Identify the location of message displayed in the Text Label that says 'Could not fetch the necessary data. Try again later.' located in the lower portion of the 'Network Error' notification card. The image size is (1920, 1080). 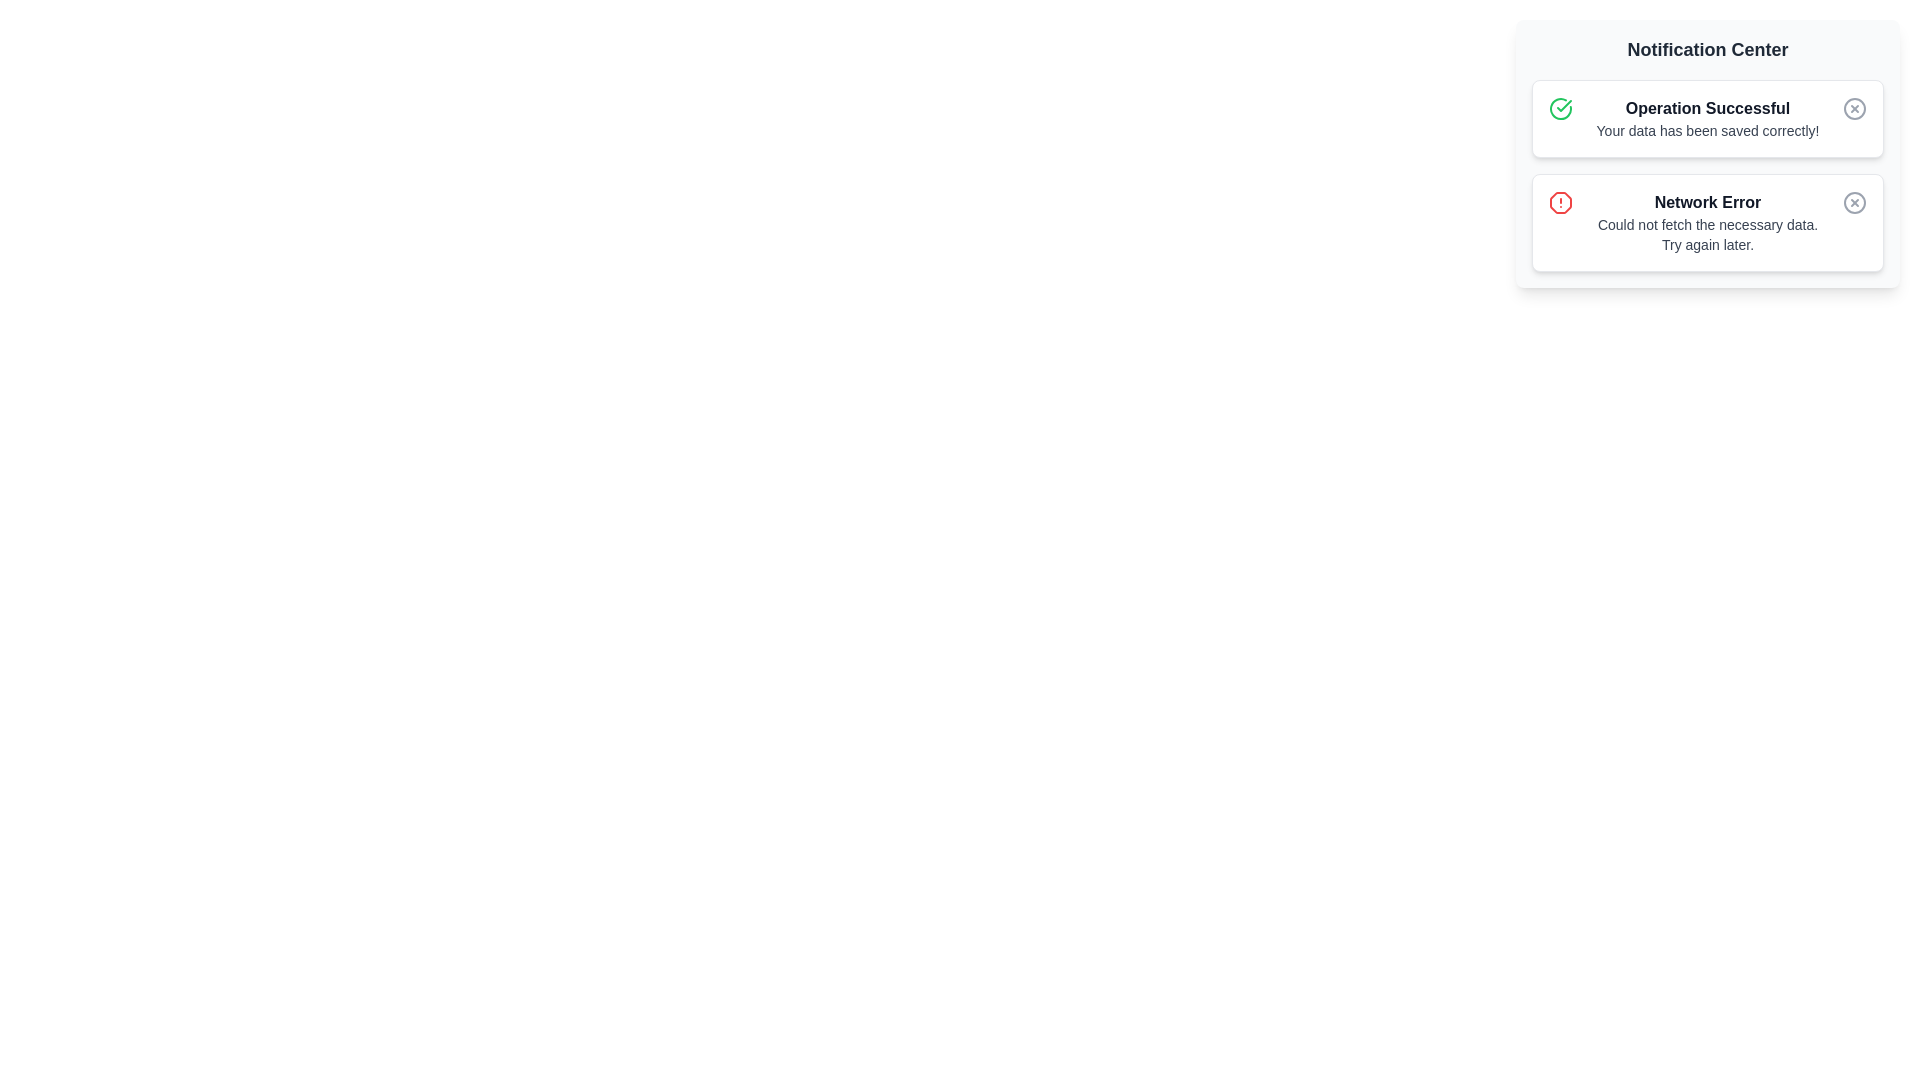
(1707, 234).